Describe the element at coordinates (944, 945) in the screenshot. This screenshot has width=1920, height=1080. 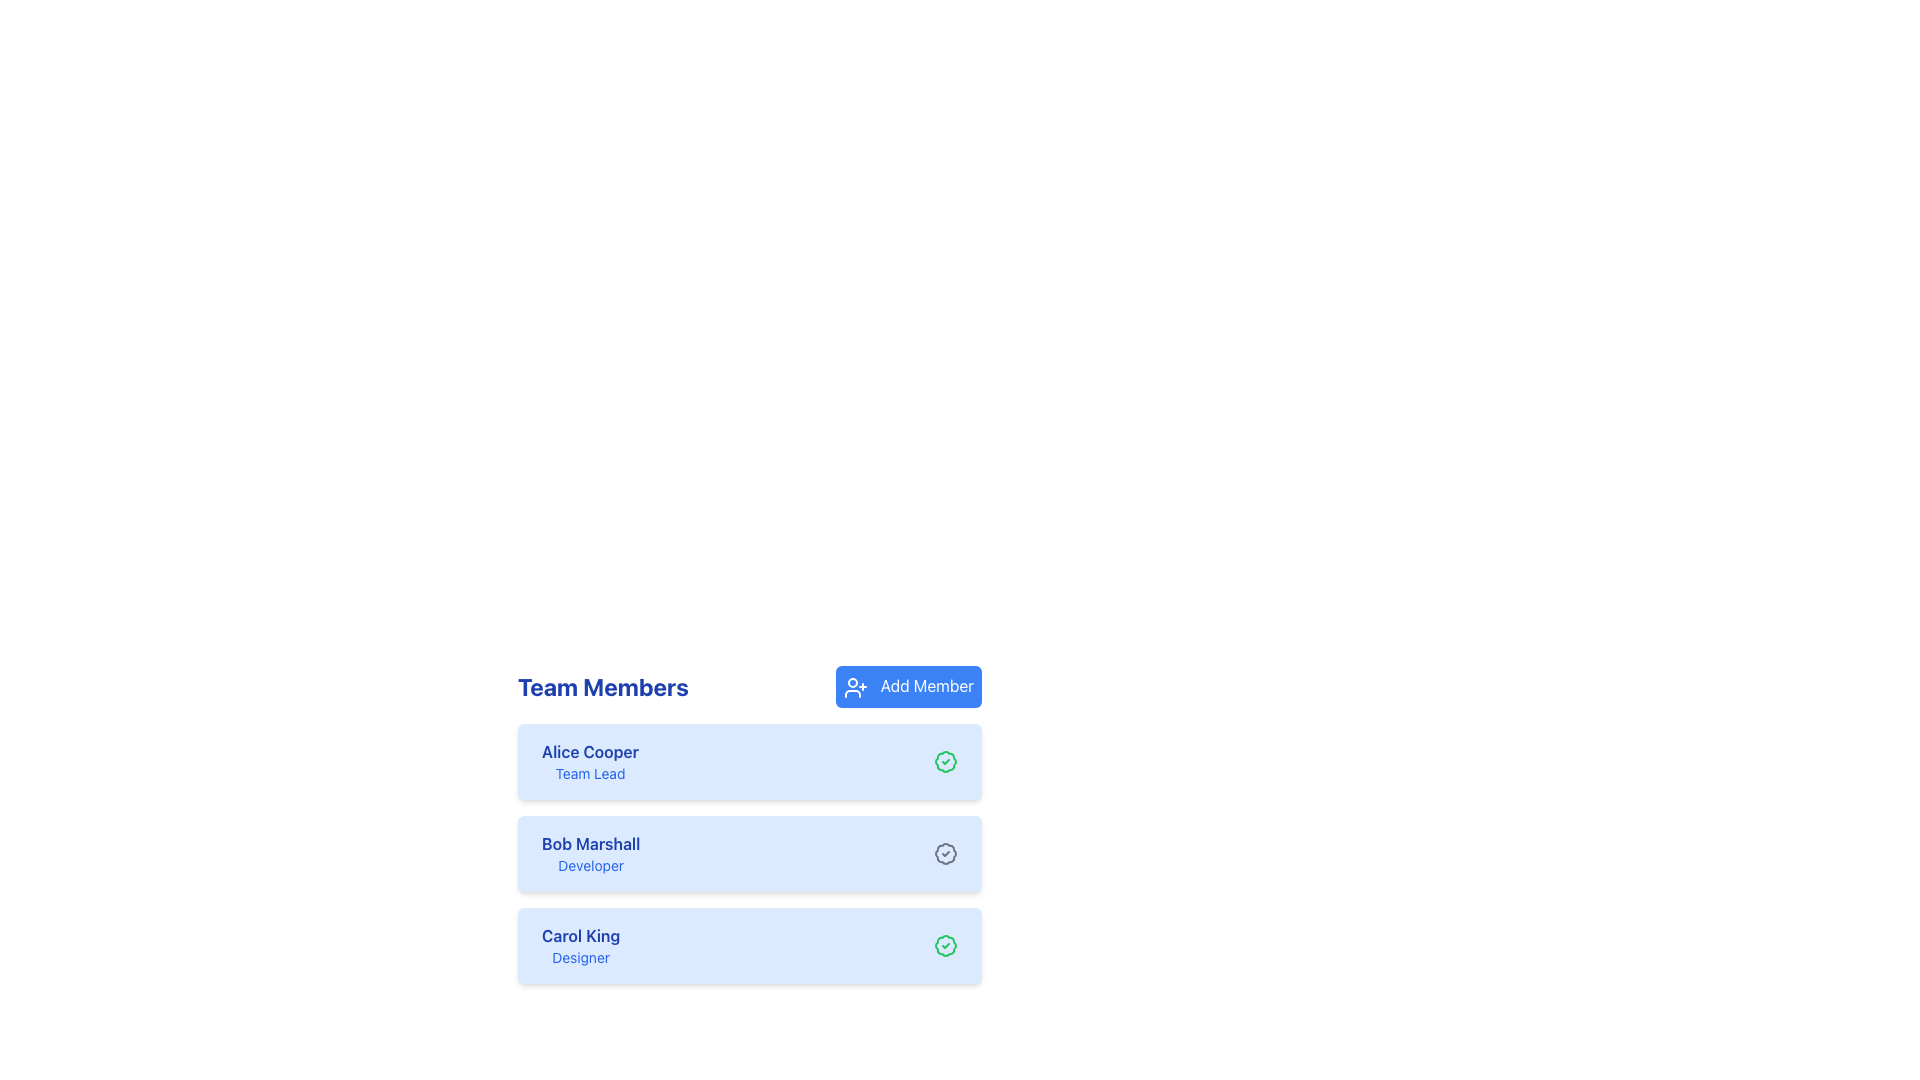
I see `the circular graphical icon with a checkmark within a green-bordered badge, located at the rightmost end of the row for 'Carol King, Designer' in the 'Team Members' section` at that location.